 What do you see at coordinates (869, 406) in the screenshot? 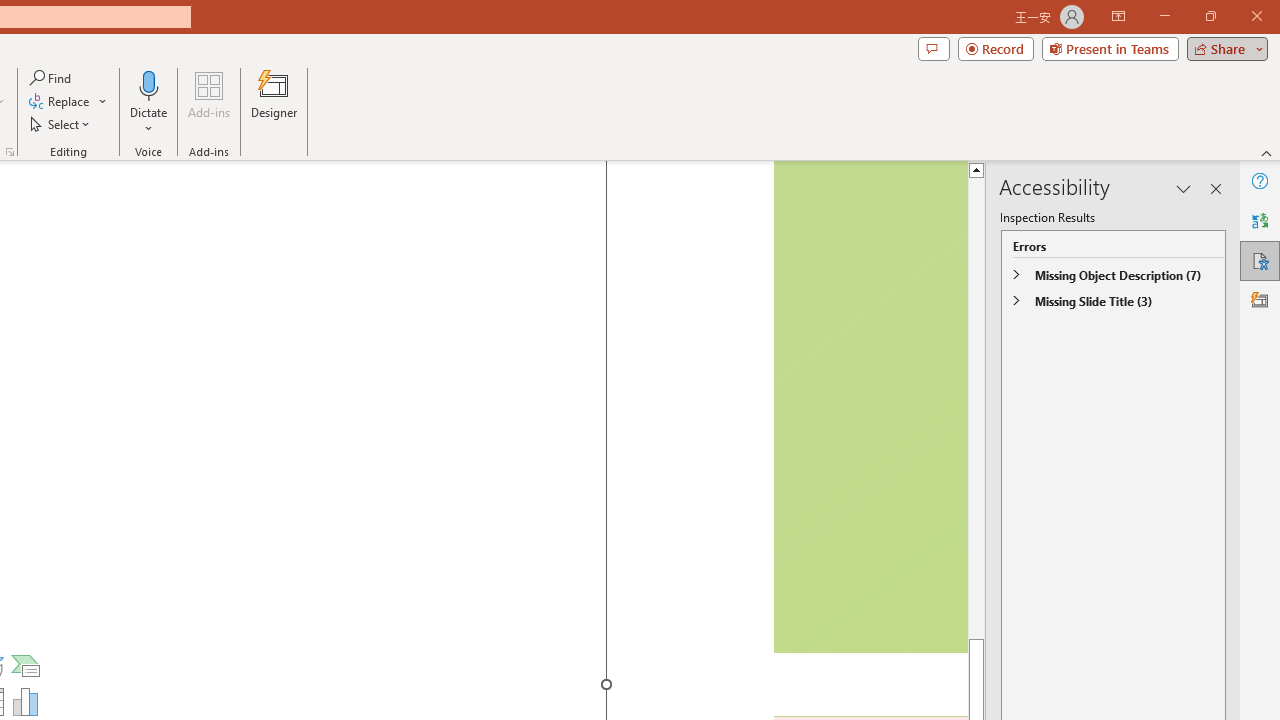
I see `'Camera 5, No camera detected.'` at bounding box center [869, 406].